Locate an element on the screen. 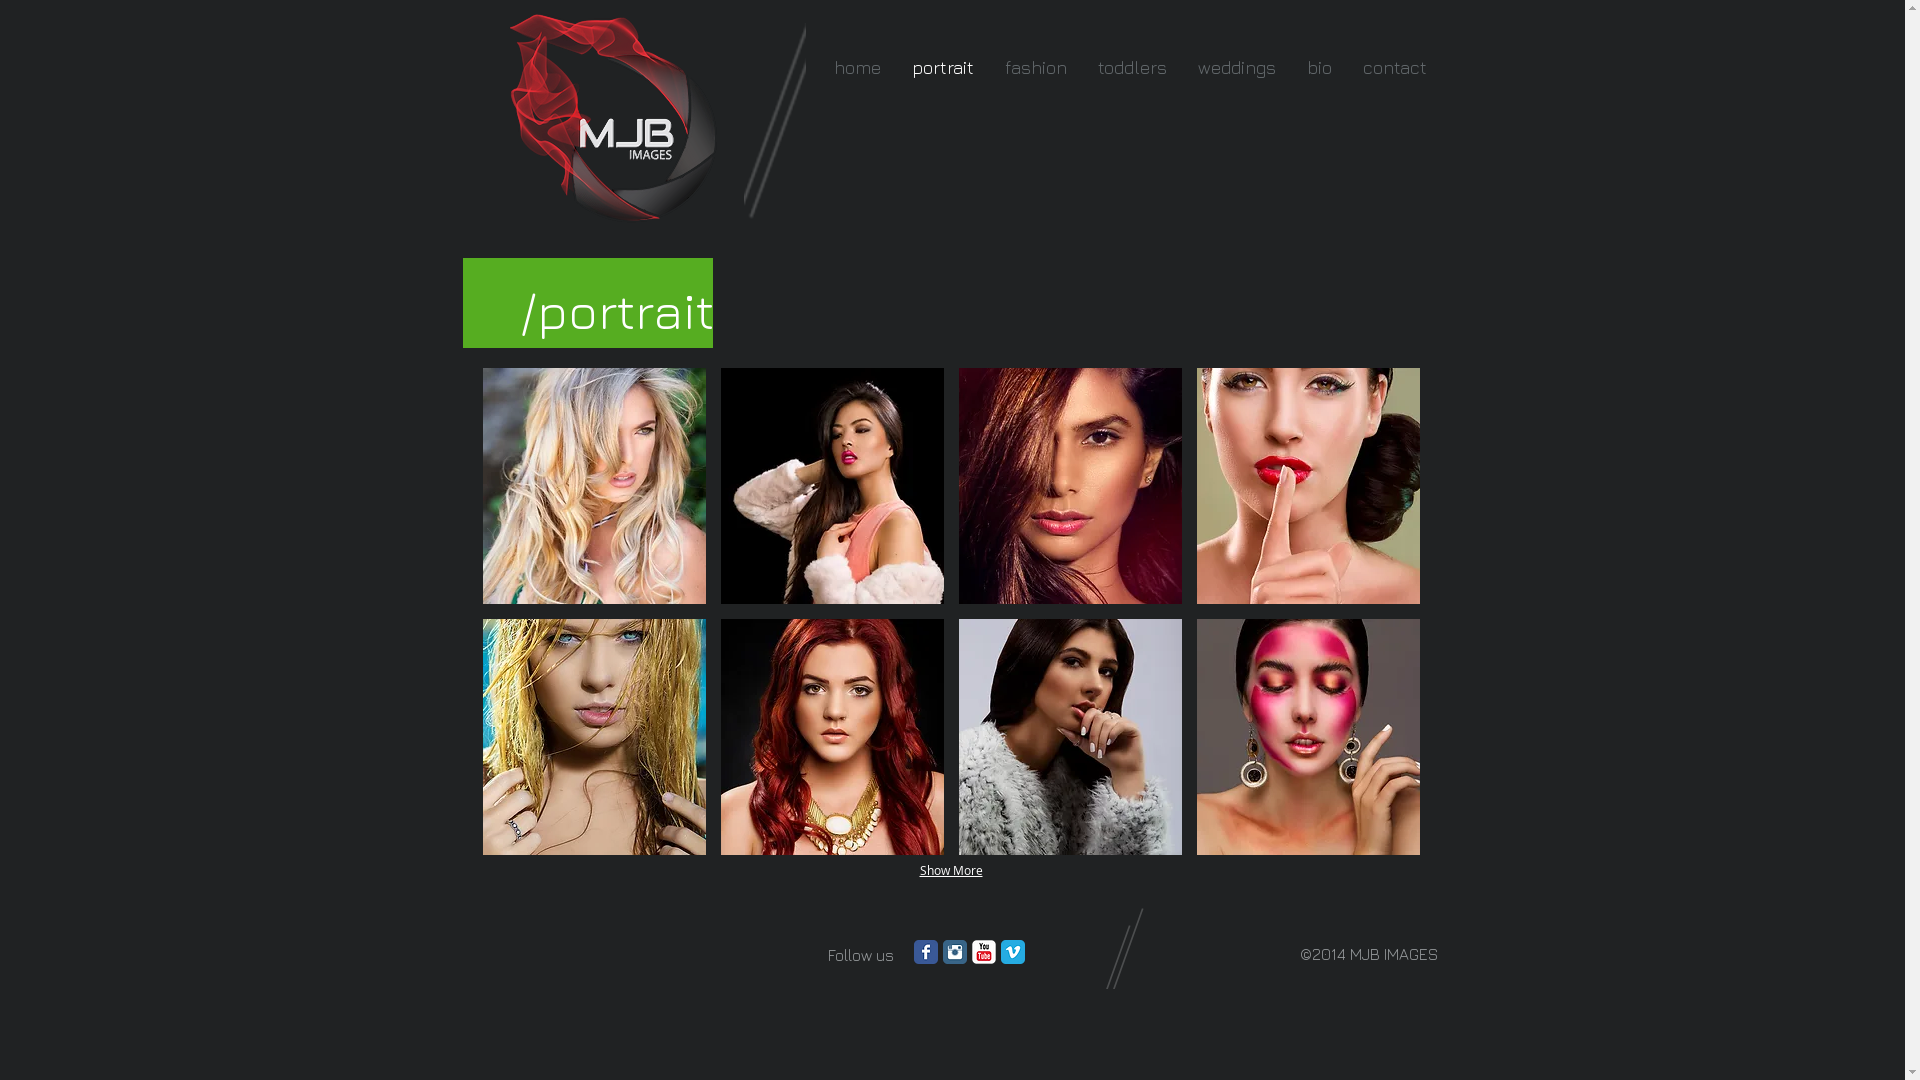 Image resolution: width=1920 pixels, height=1080 pixels. 'Show More' is located at coordinates (909, 870).